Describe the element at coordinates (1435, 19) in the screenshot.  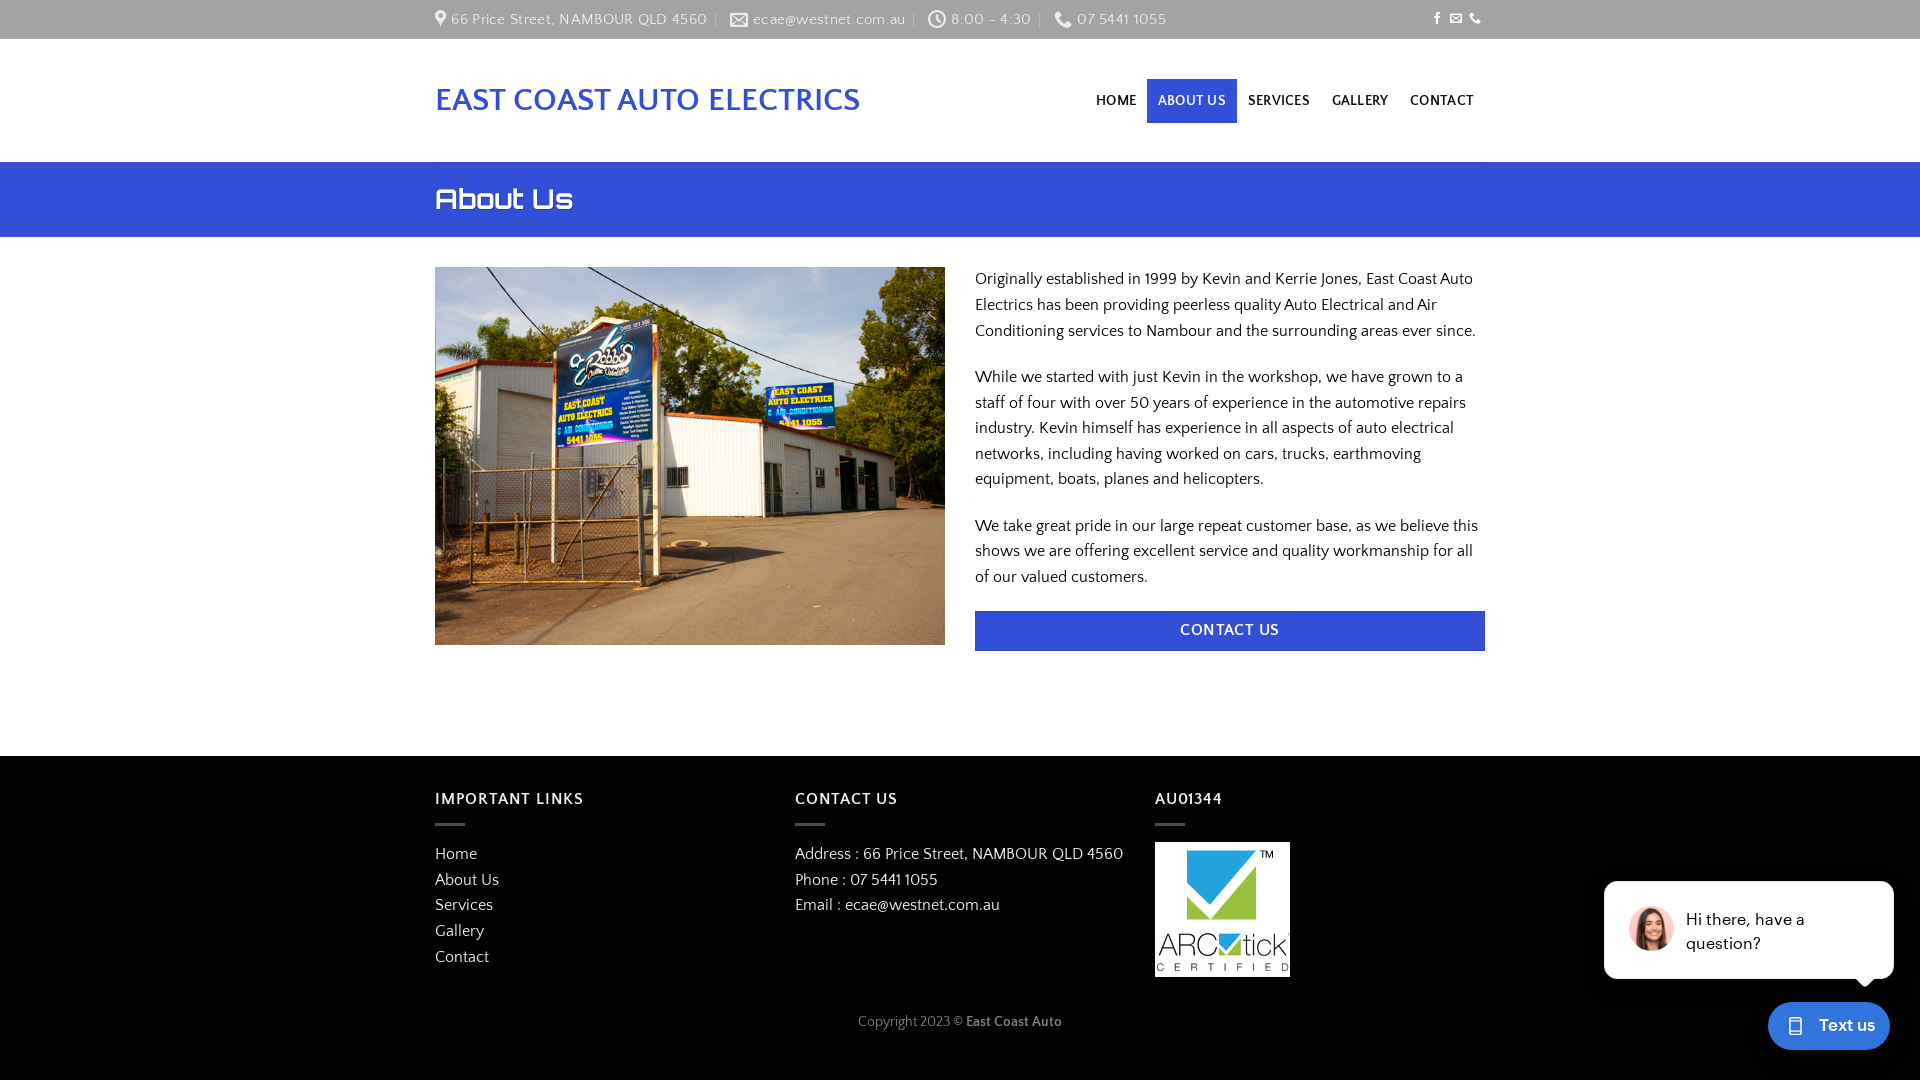
I see `'Follow on Facebook'` at that location.